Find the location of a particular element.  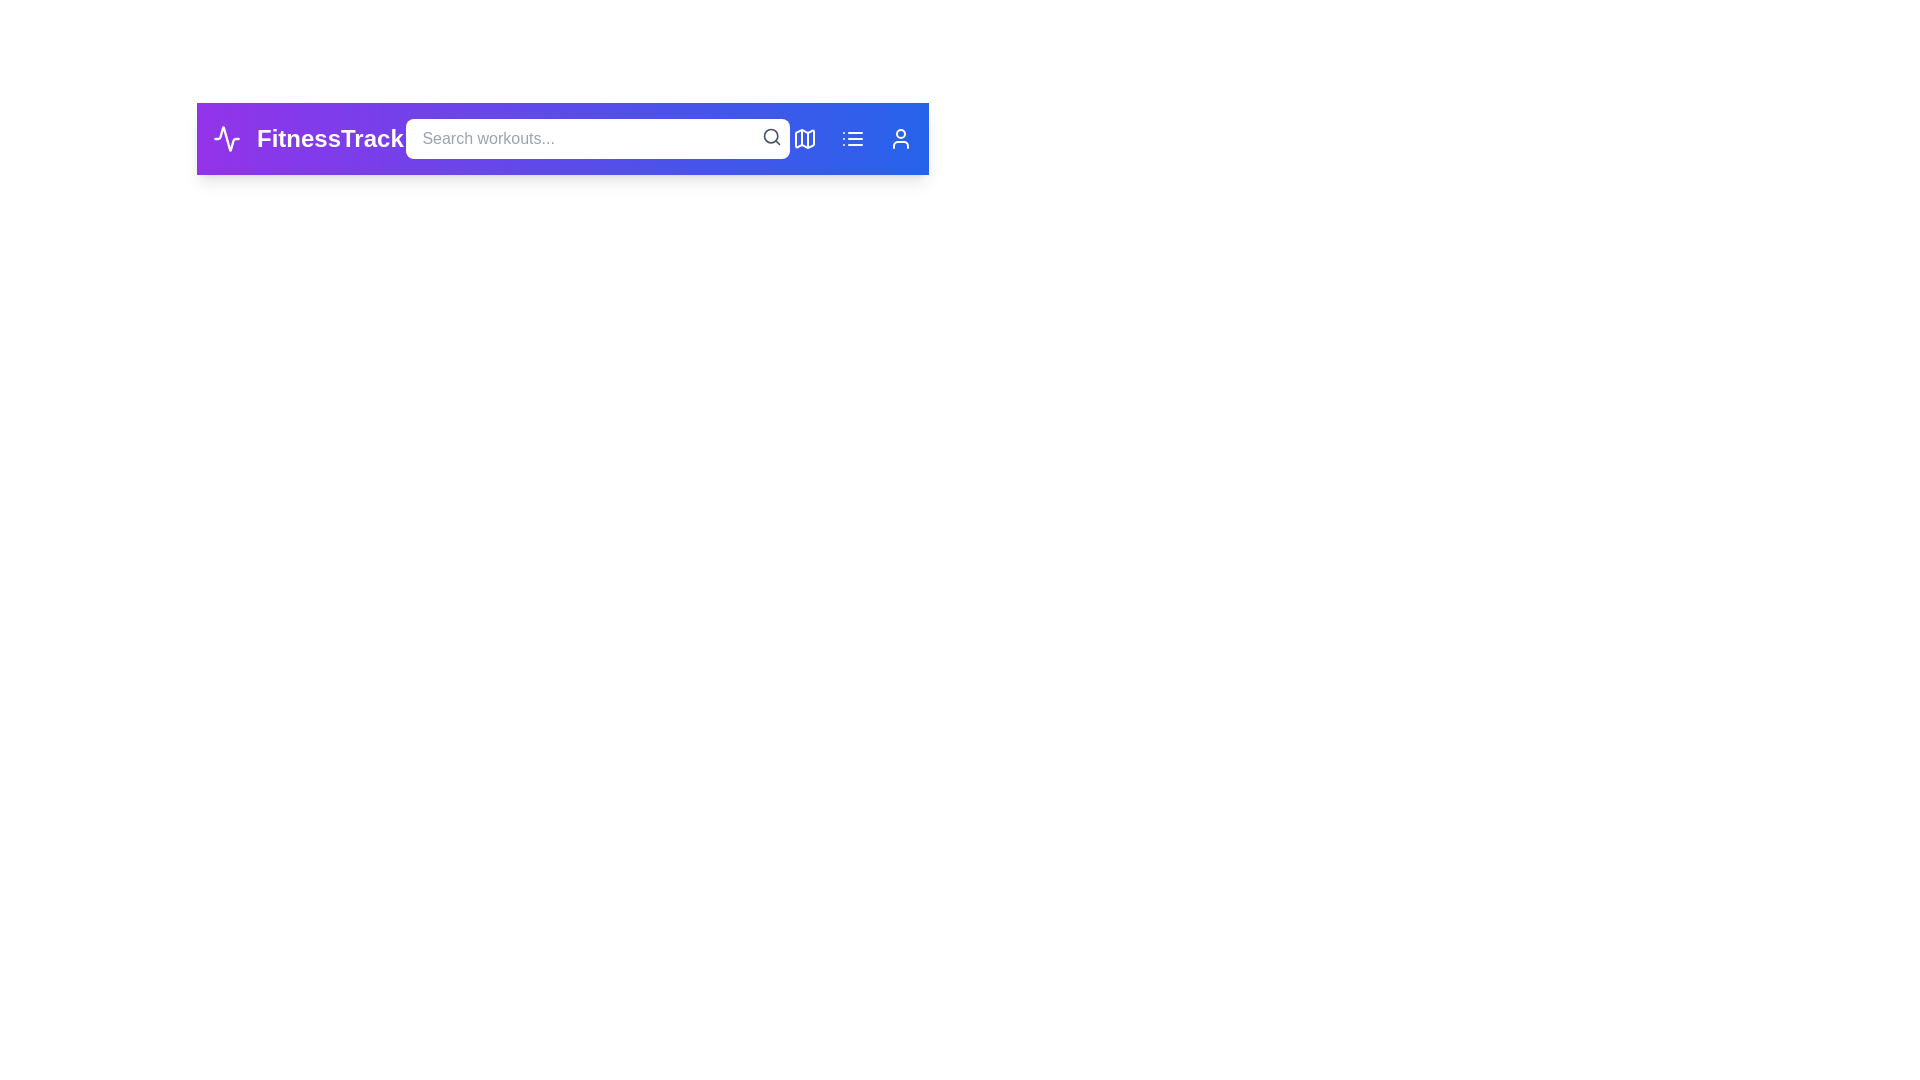

the 'Map Progress' button to navigate to the map view is located at coordinates (805, 137).